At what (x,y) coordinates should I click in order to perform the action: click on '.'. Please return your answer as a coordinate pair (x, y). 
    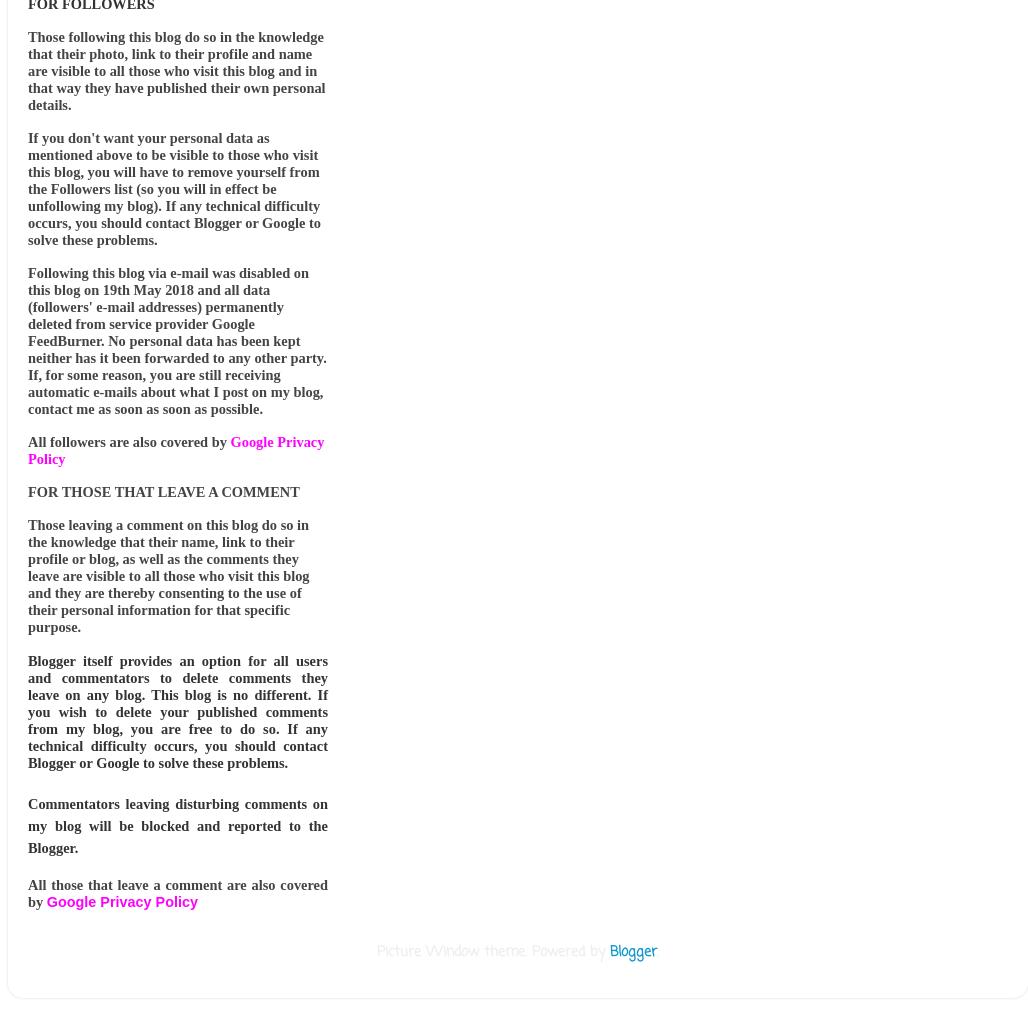
    Looking at the image, I should click on (656, 951).